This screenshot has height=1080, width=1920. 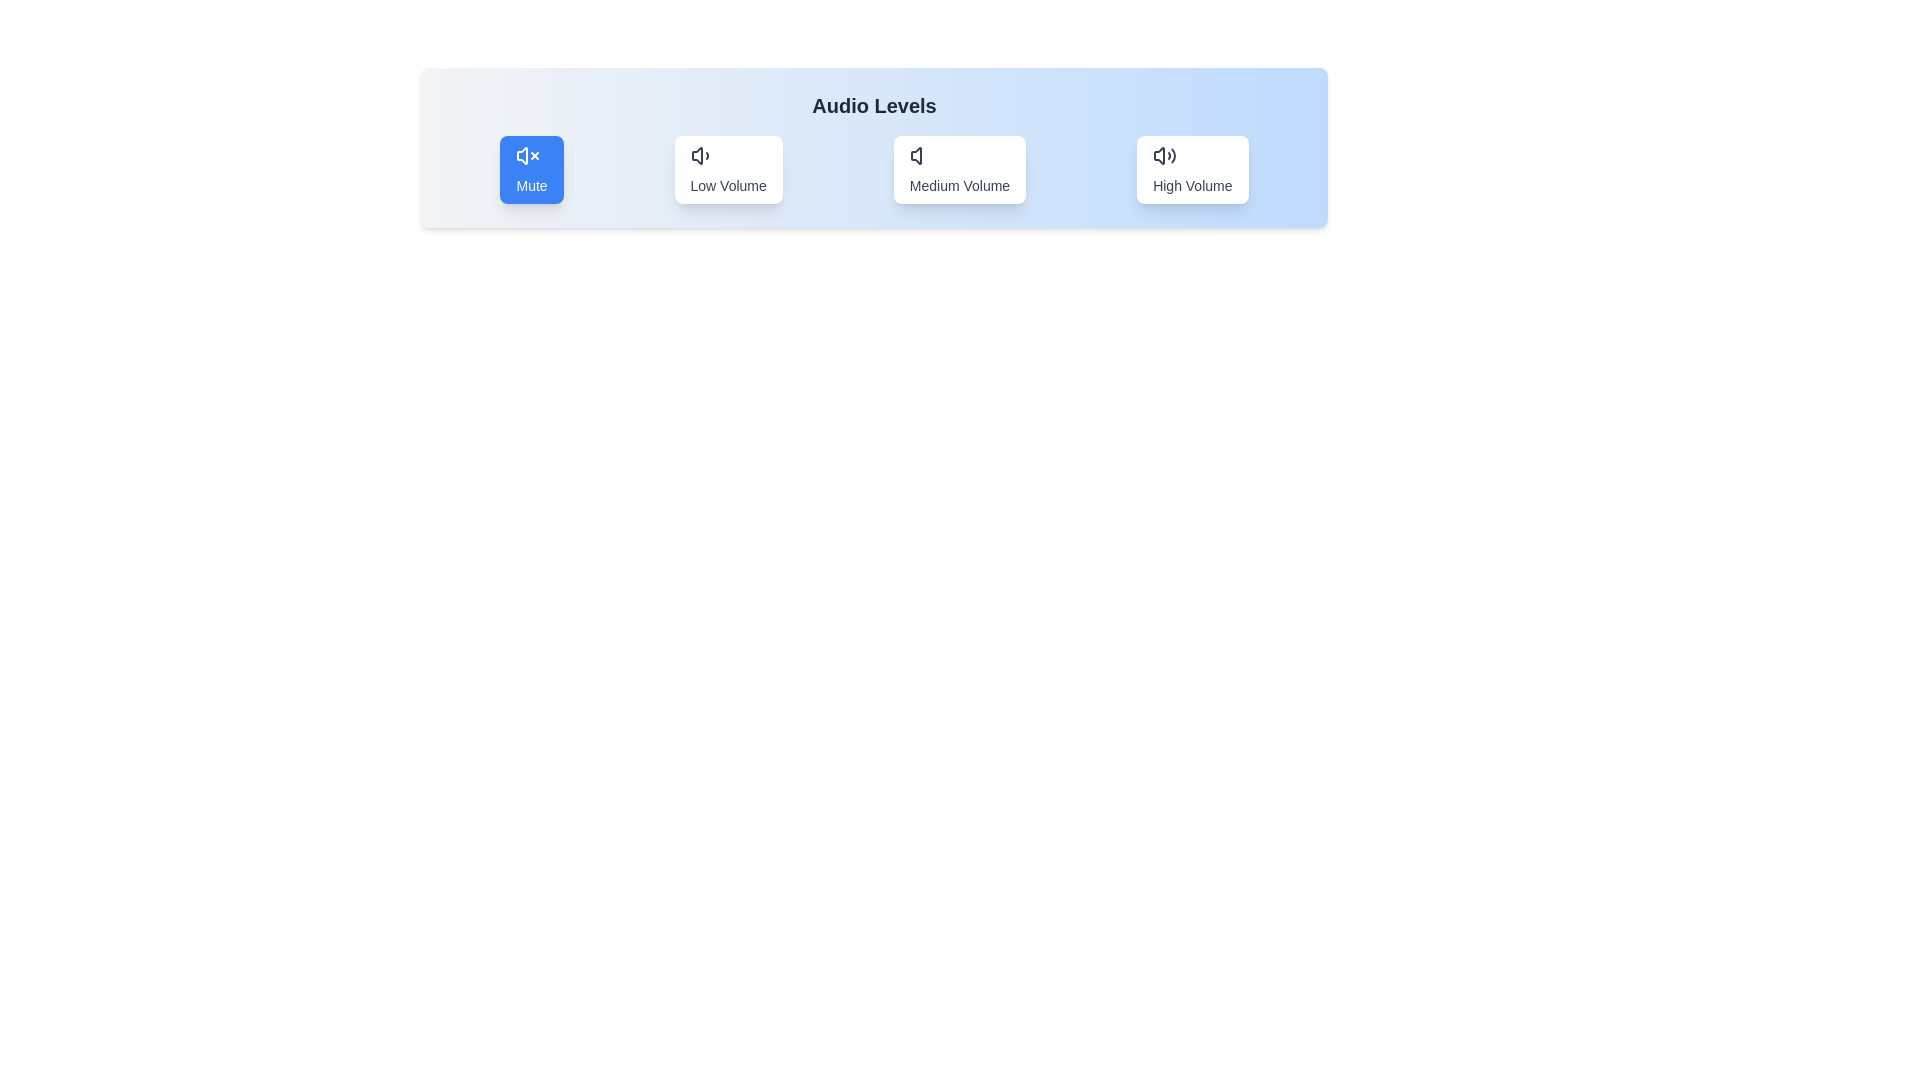 I want to click on the audio mode by clicking on the button corresponding to Medium Volume, so click(x=960, y=168).